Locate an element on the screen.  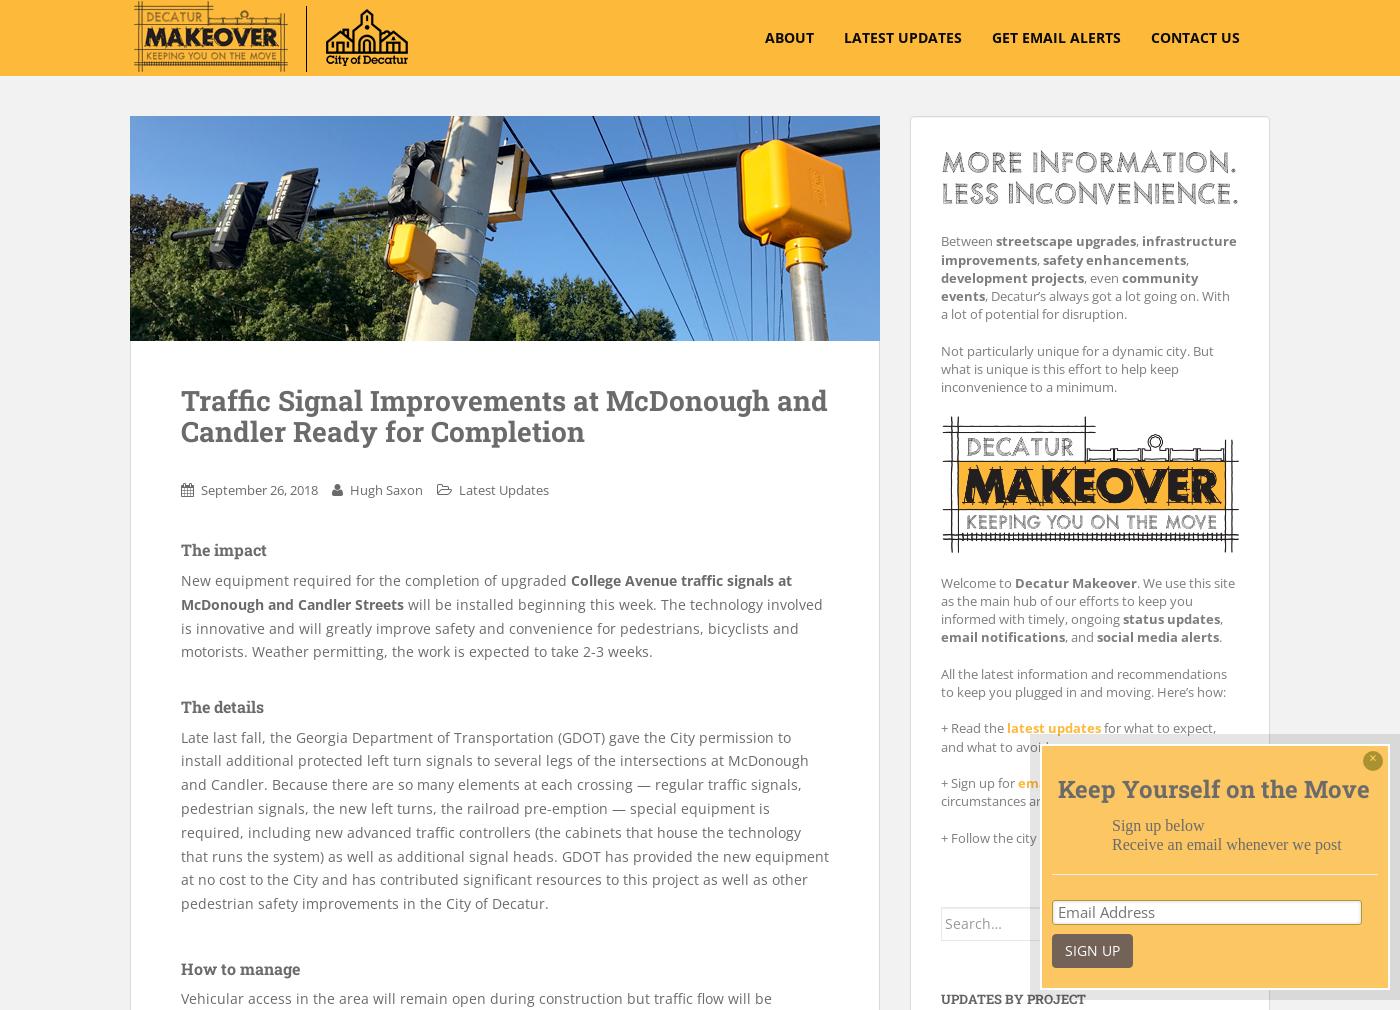
'streetscape upgrades' is located at coordinates (995, 239).